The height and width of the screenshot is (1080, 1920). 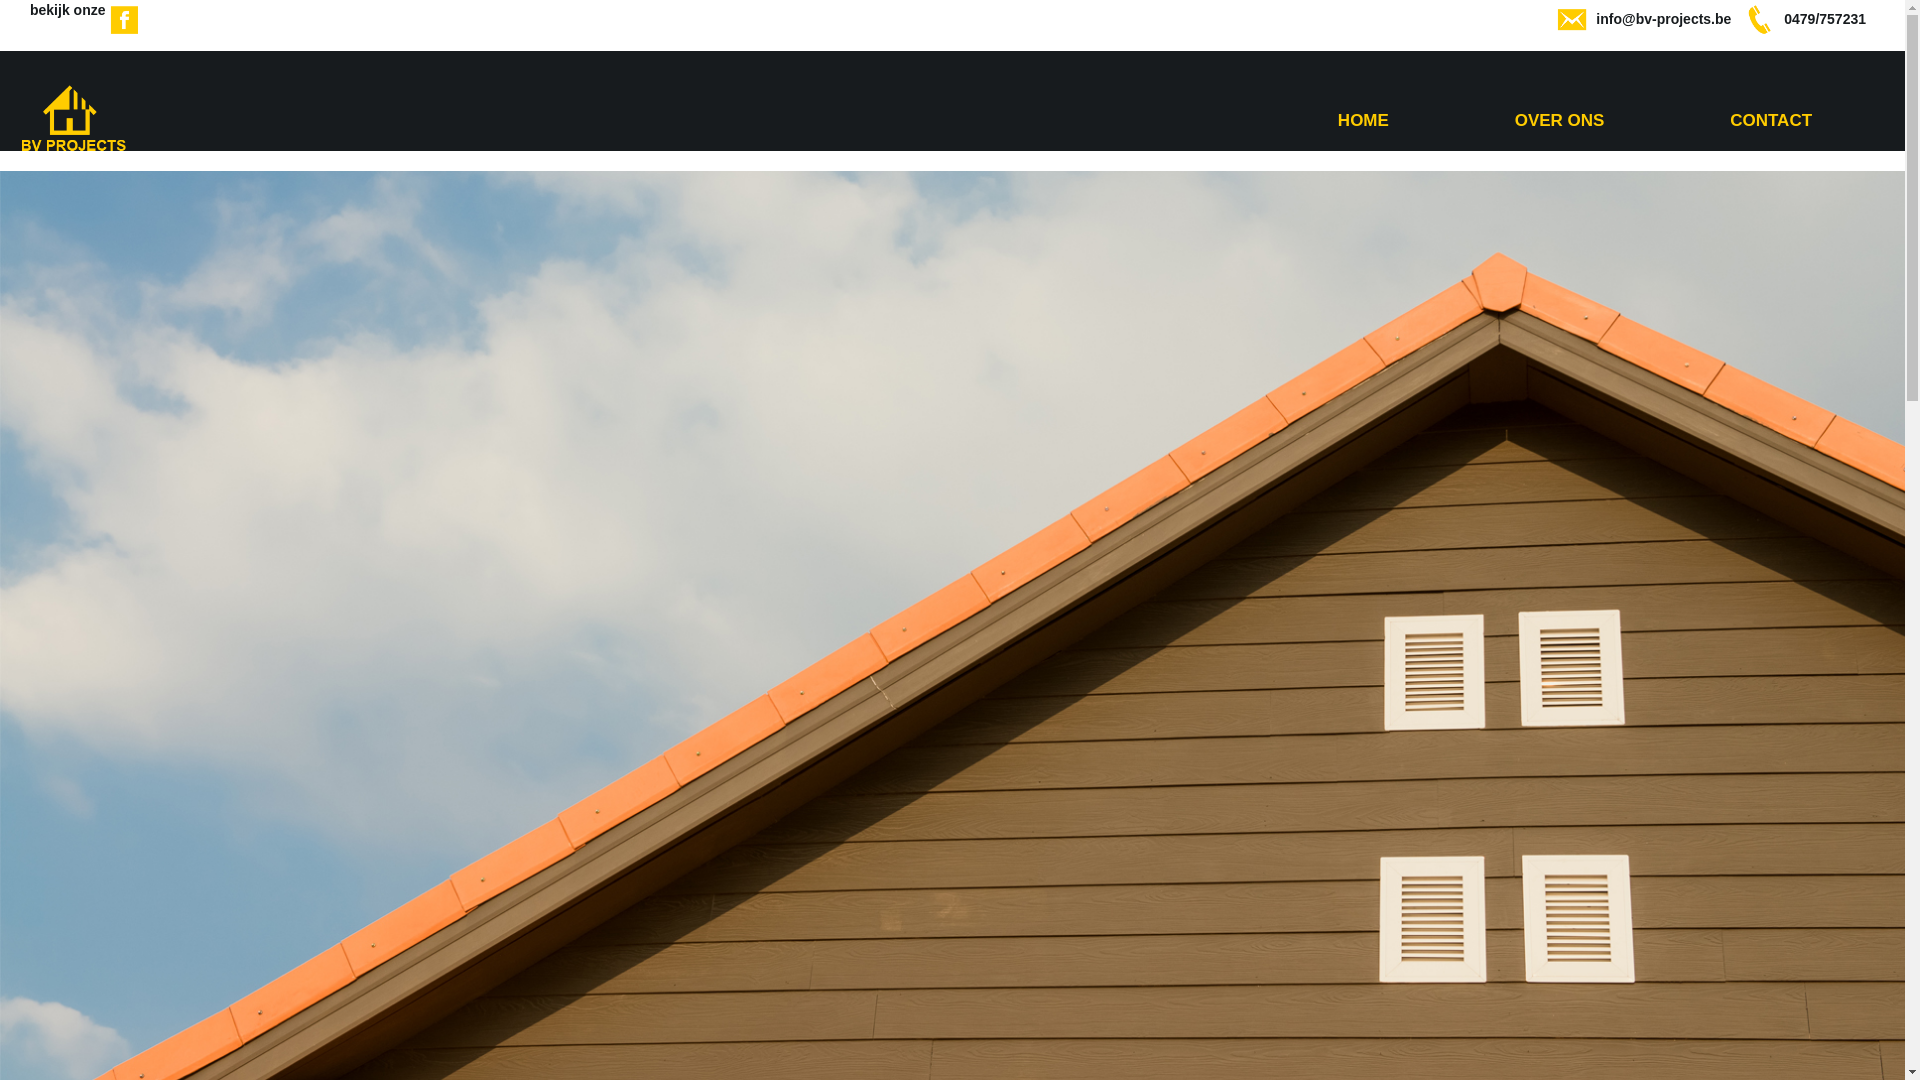 I want to click on 'CONTACT', so click(x=1771, y=120).